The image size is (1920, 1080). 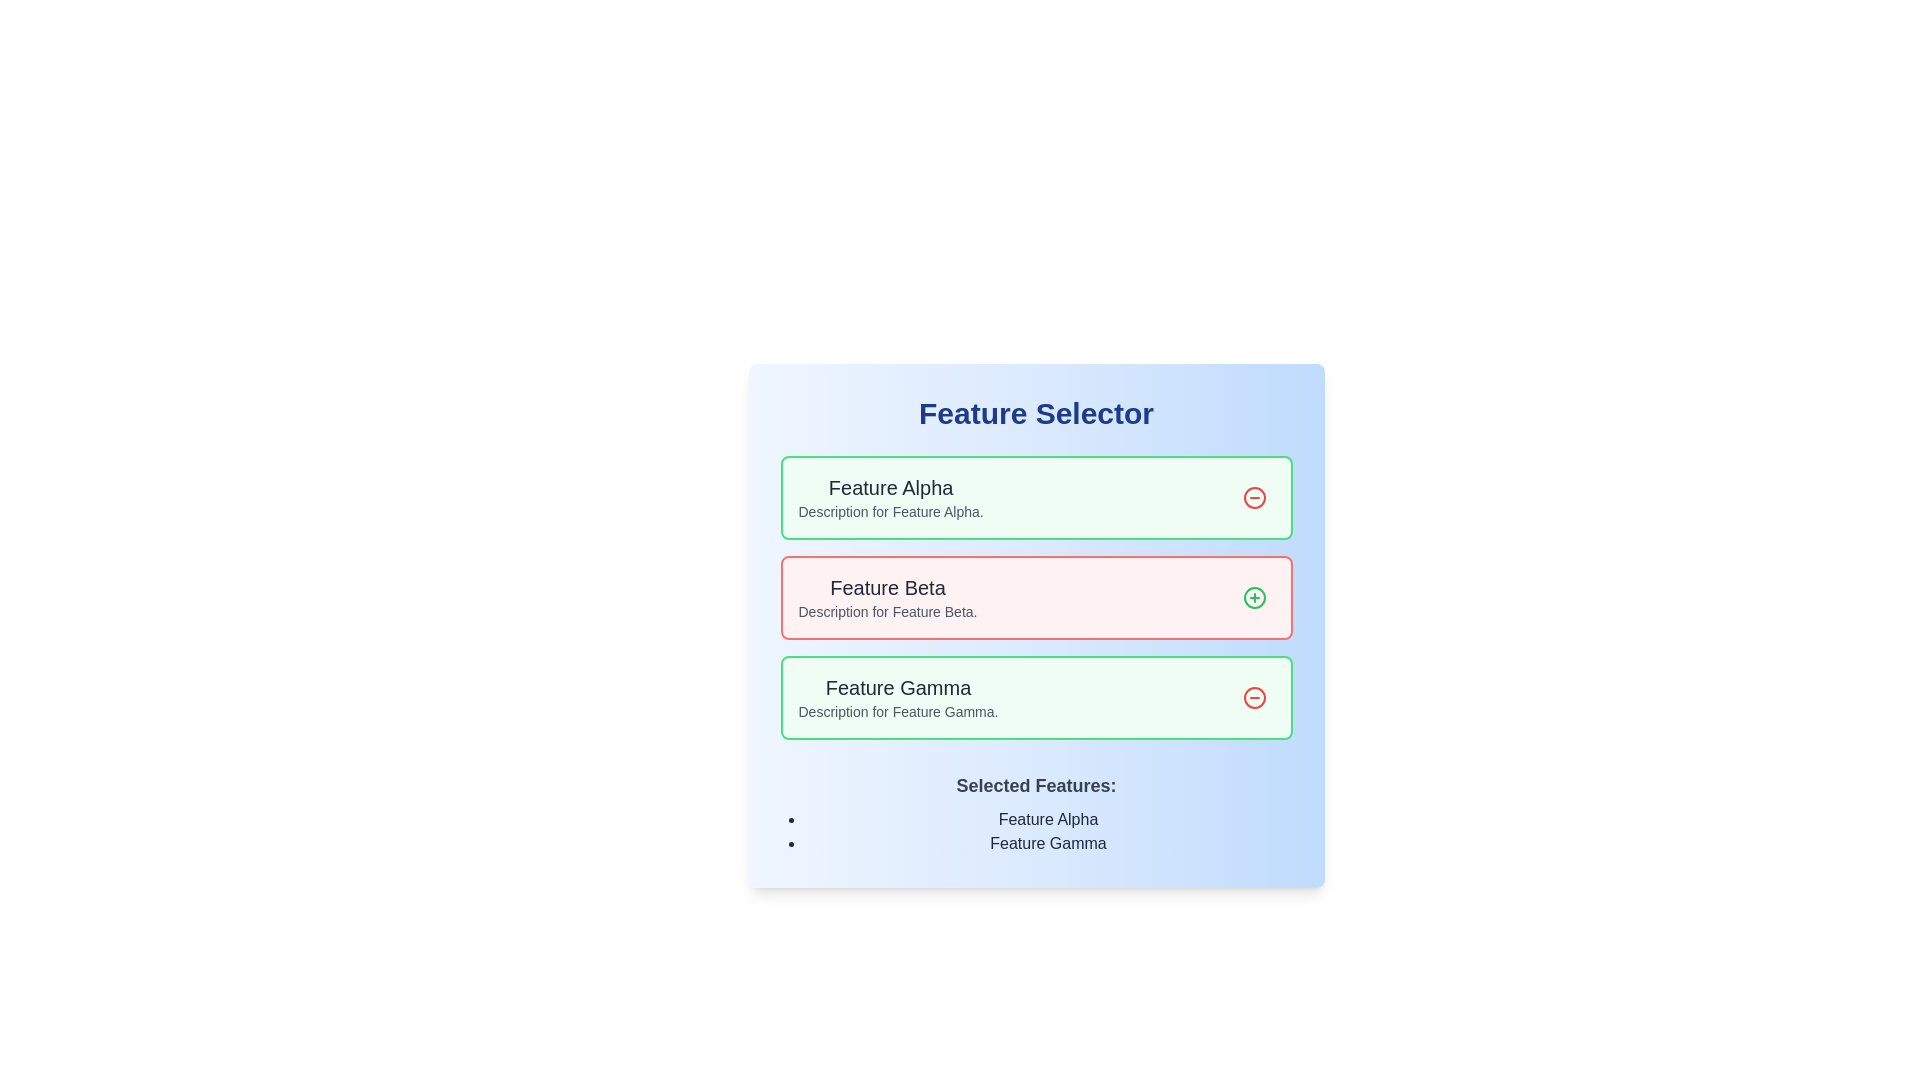 What do you see at coordinates (890, 511) in the screenshot?
I see `description text provided by the Text Label located directly below the 'Feature Alpha' heading in the first feature block` at bounding box center [890, 511].